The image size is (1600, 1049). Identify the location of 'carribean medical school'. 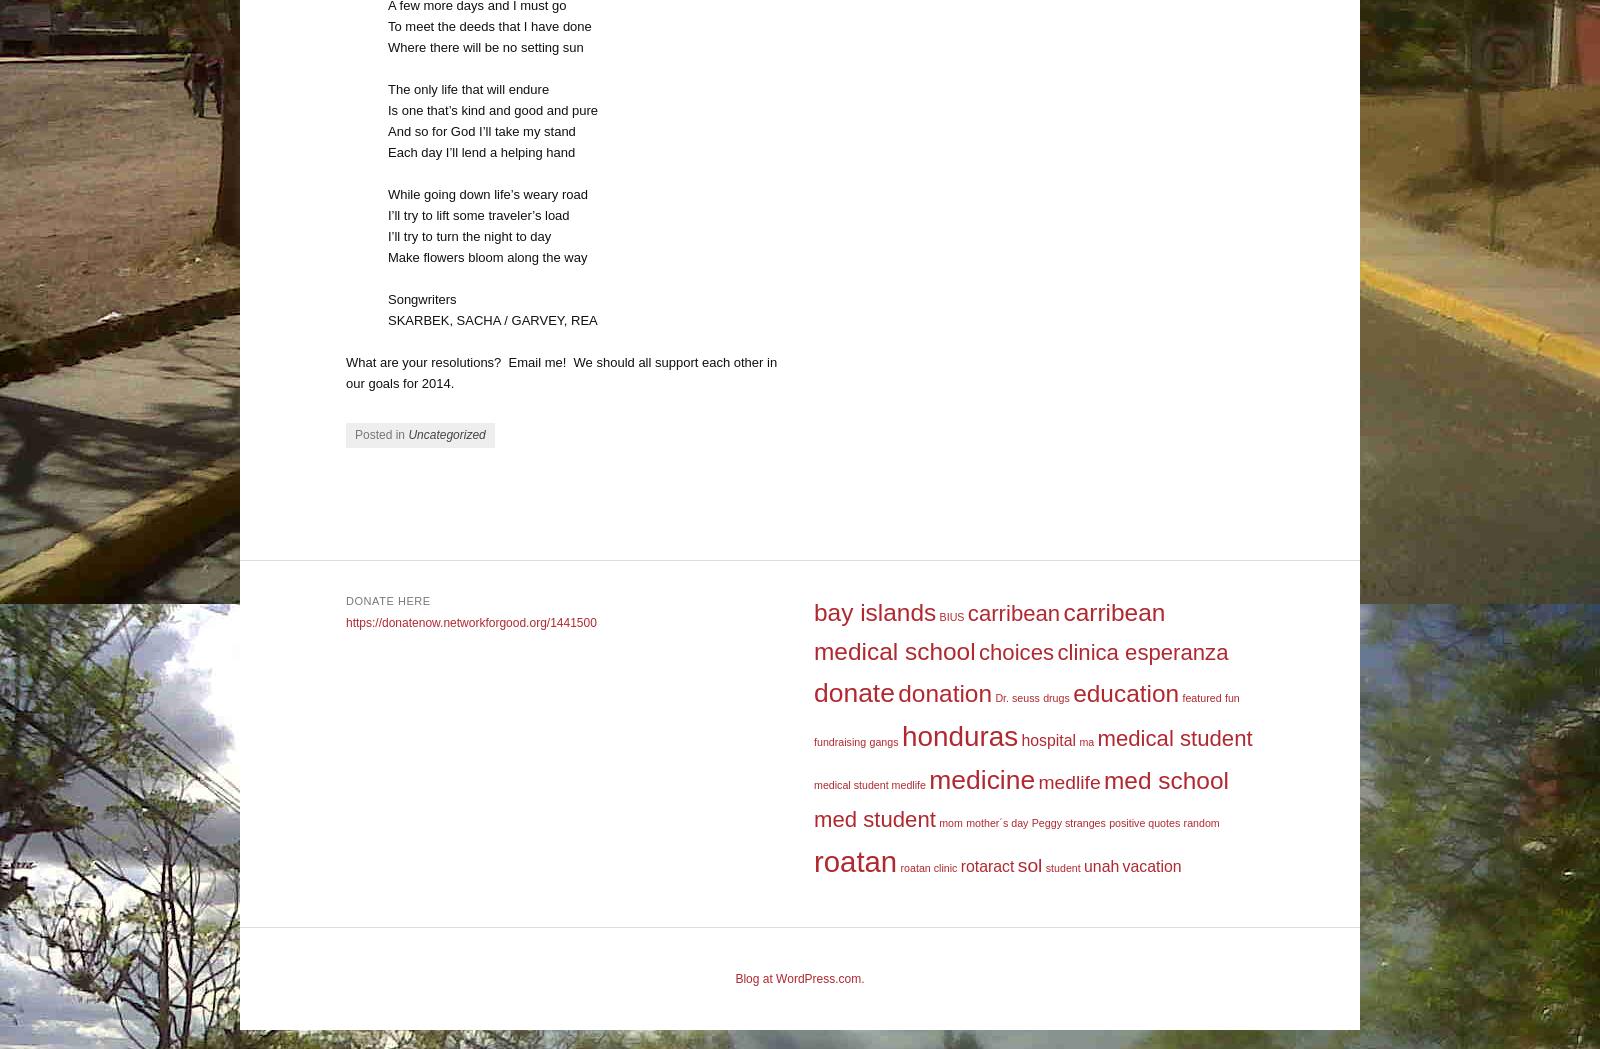
(988, 631).